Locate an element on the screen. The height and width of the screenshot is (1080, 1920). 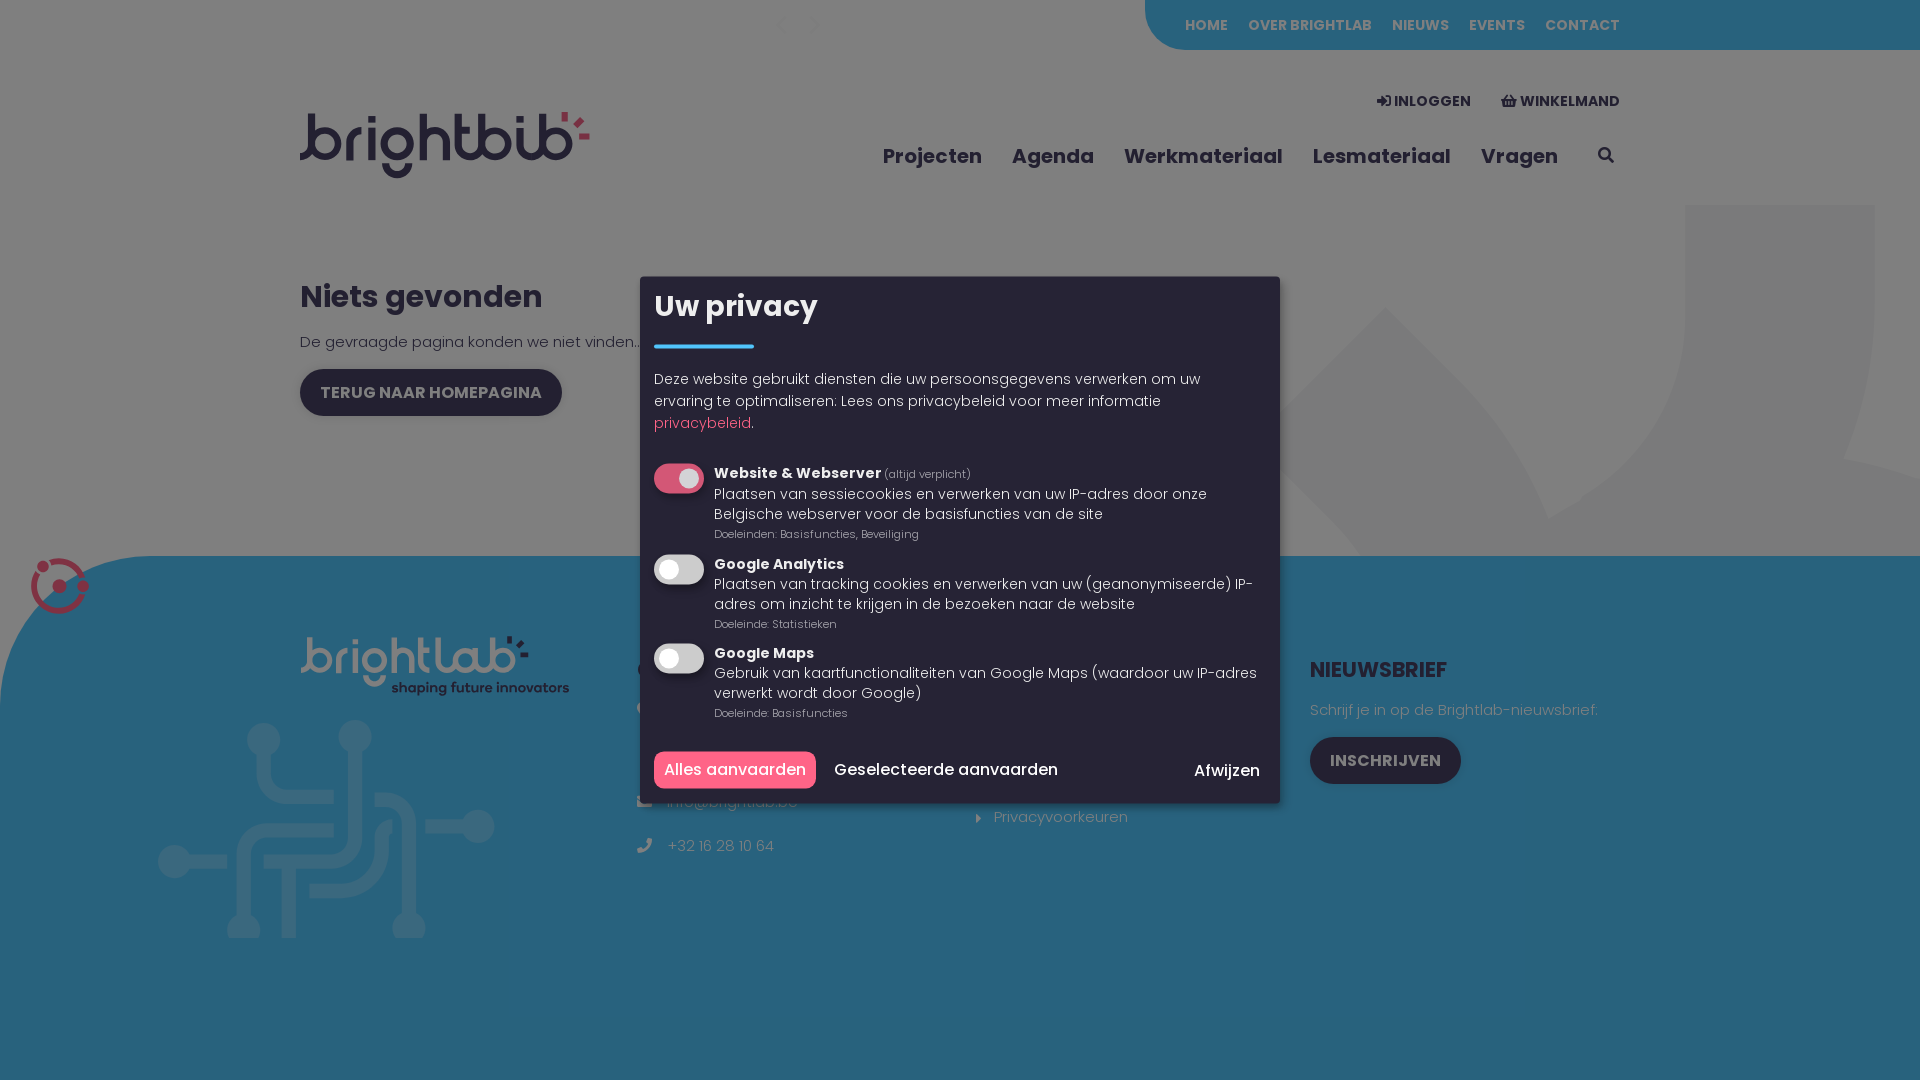
'TERUG NAAR HOMEPAGINA' is located at coordinates (430, 392).